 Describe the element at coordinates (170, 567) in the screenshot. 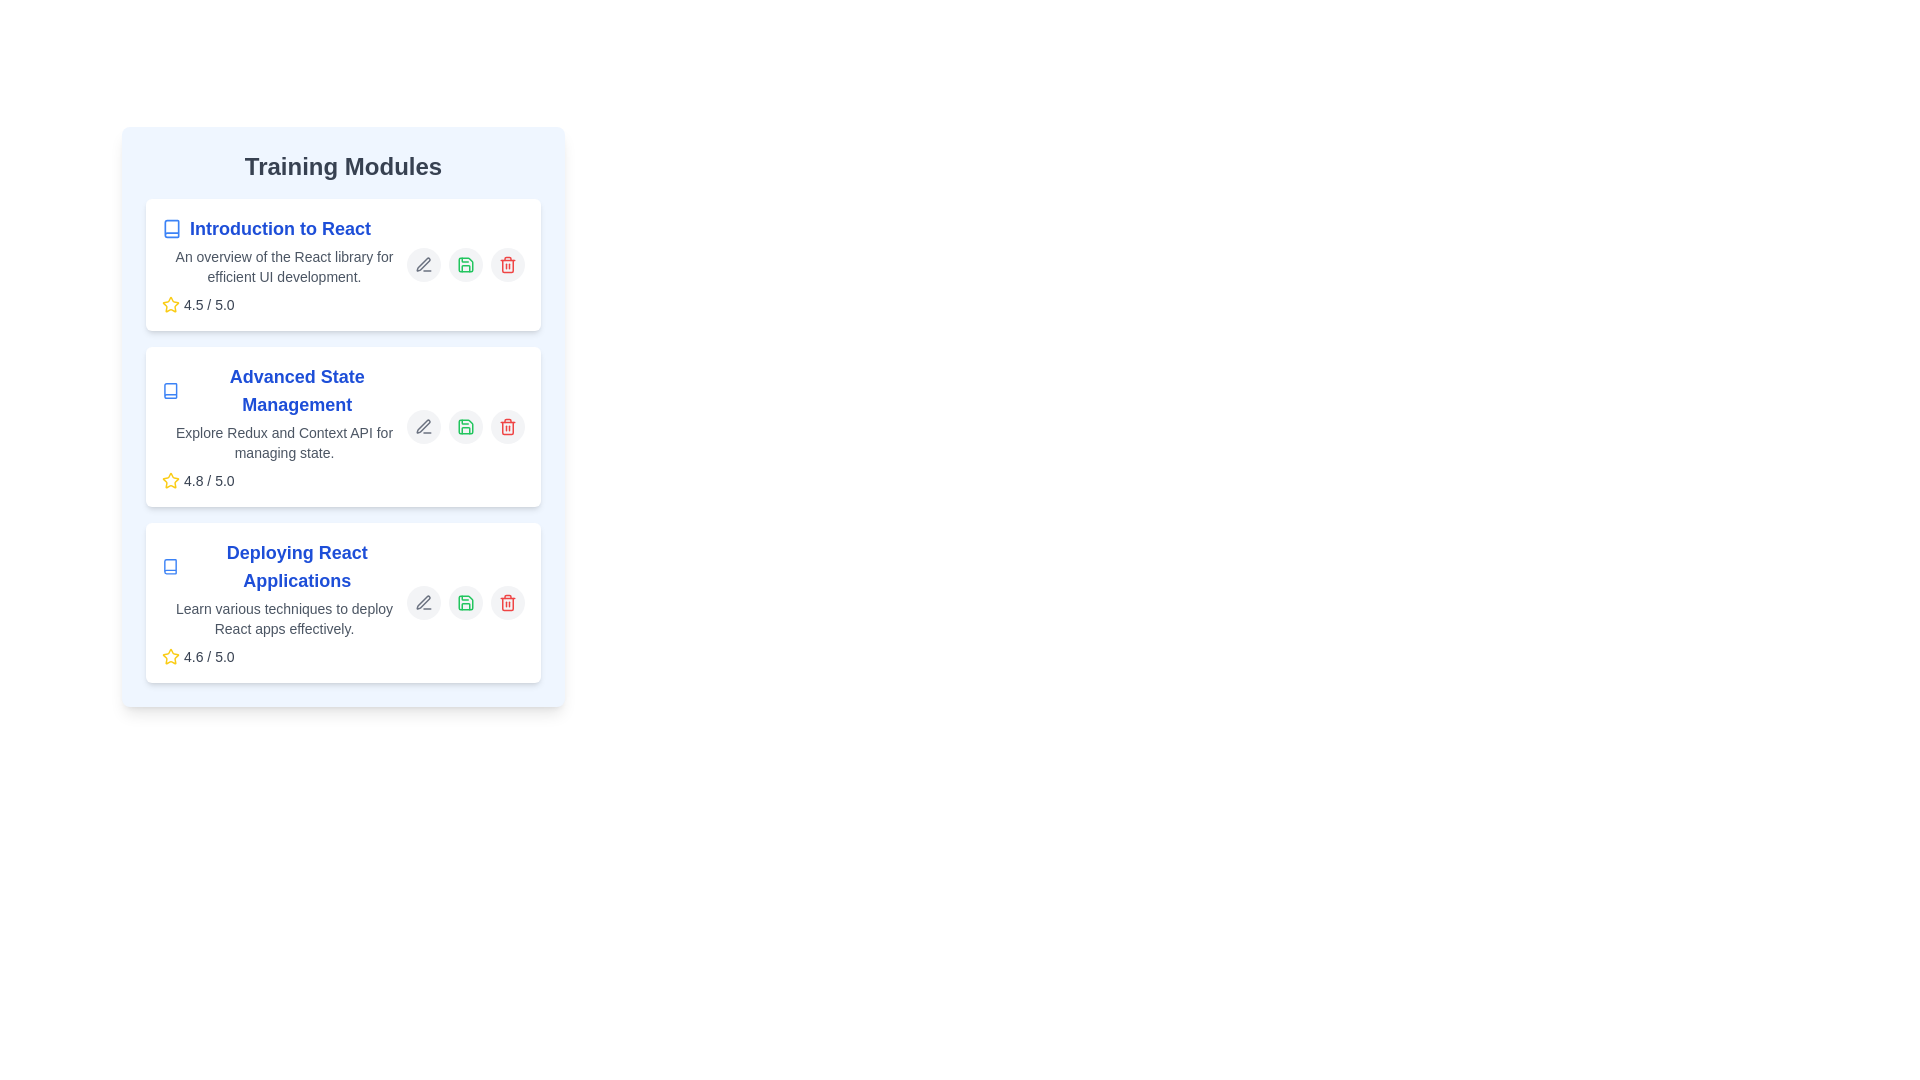

I see `the blue outlined SVG graphic element representing a rectangular object, located to the left of the 'Deploying React Applications' module title` at that location.